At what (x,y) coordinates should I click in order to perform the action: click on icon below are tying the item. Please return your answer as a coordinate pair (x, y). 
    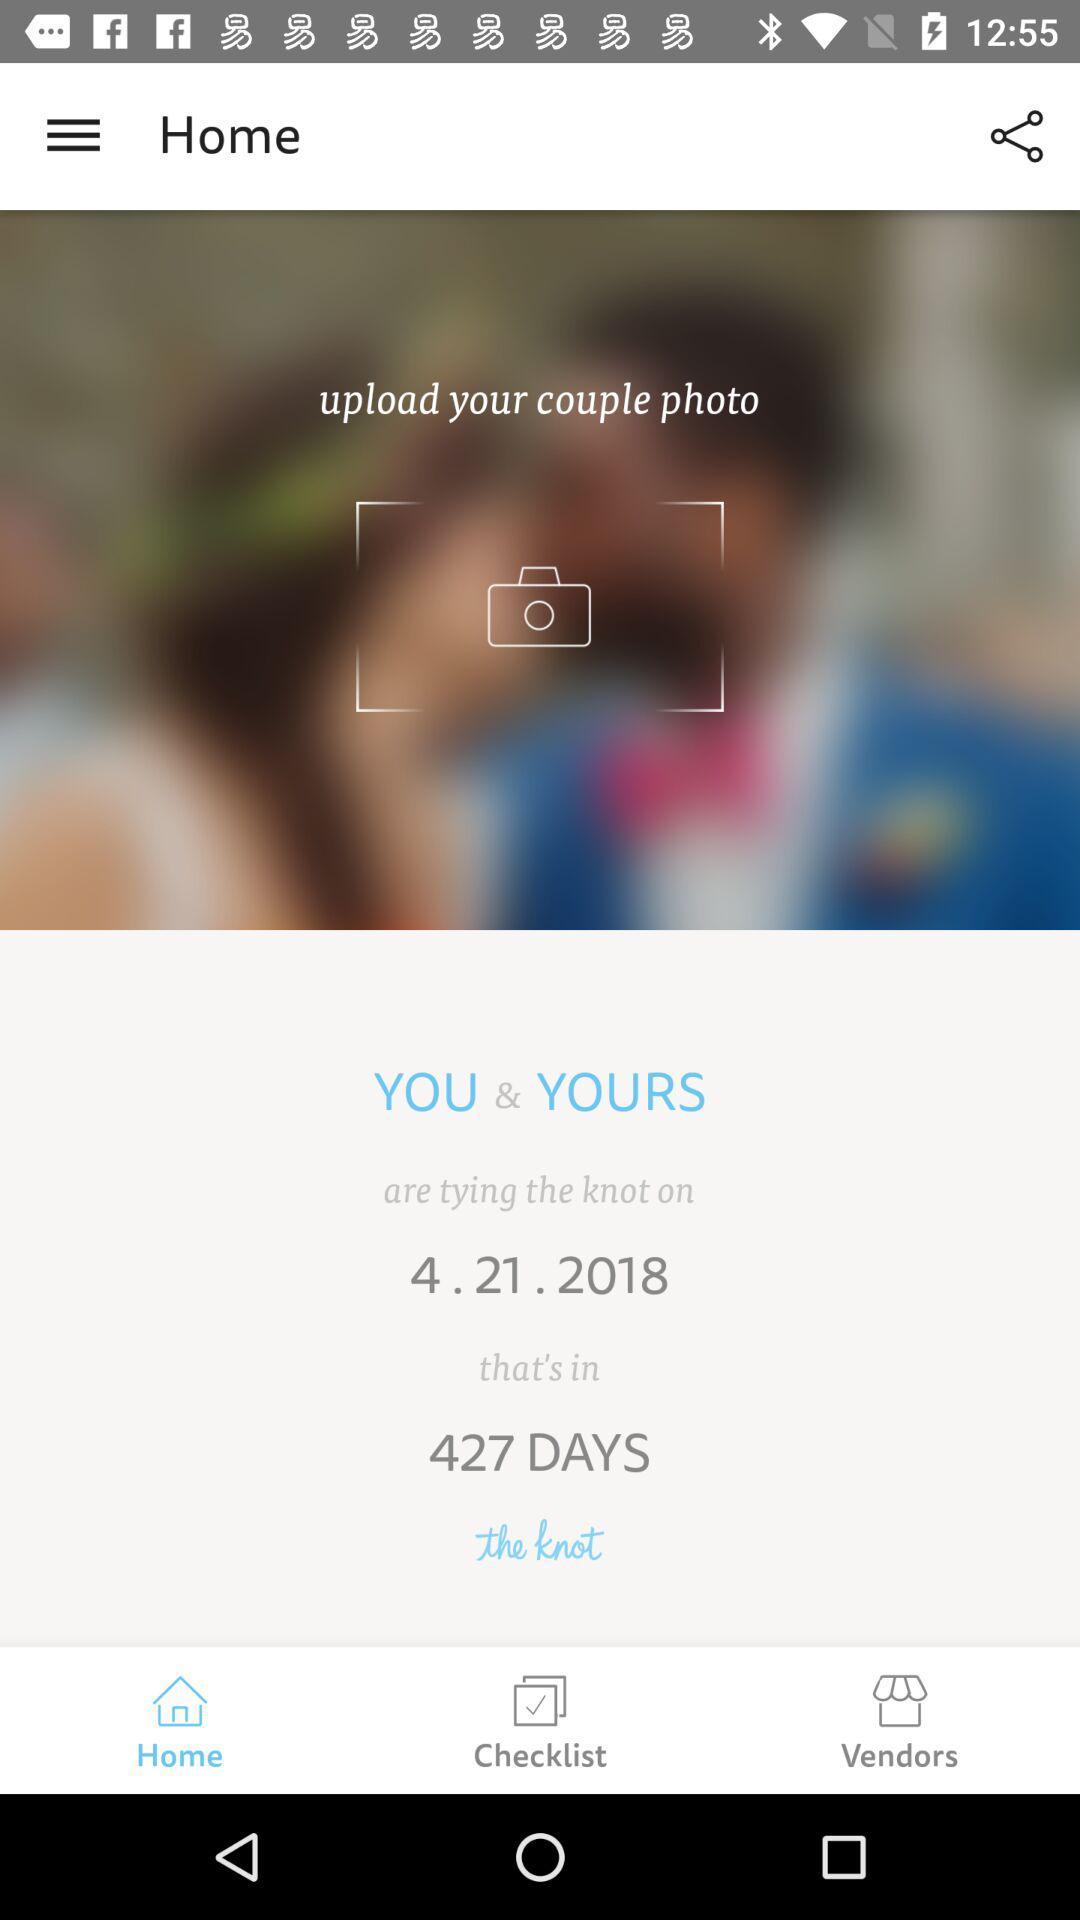
    Looking at the image, I should click on (540, 1289).